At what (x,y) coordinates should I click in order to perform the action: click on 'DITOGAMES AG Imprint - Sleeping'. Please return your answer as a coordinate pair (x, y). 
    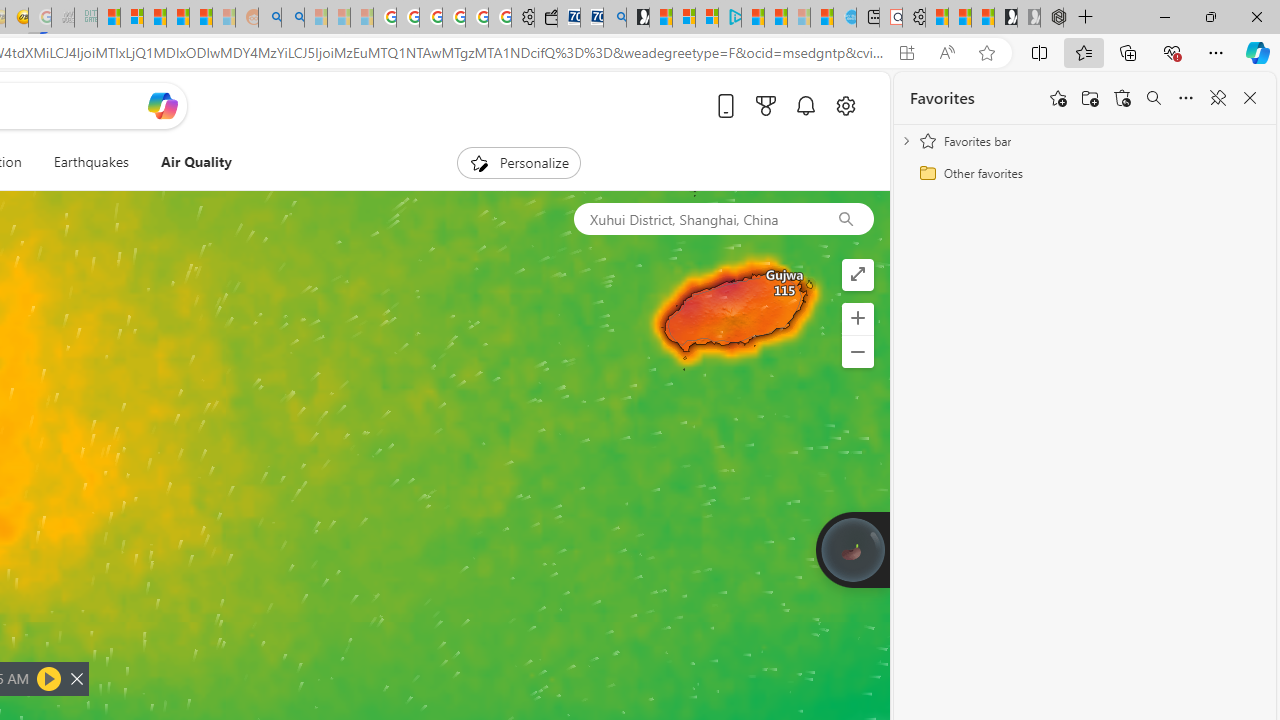
    Looking at the image, I should click on (85, 17).